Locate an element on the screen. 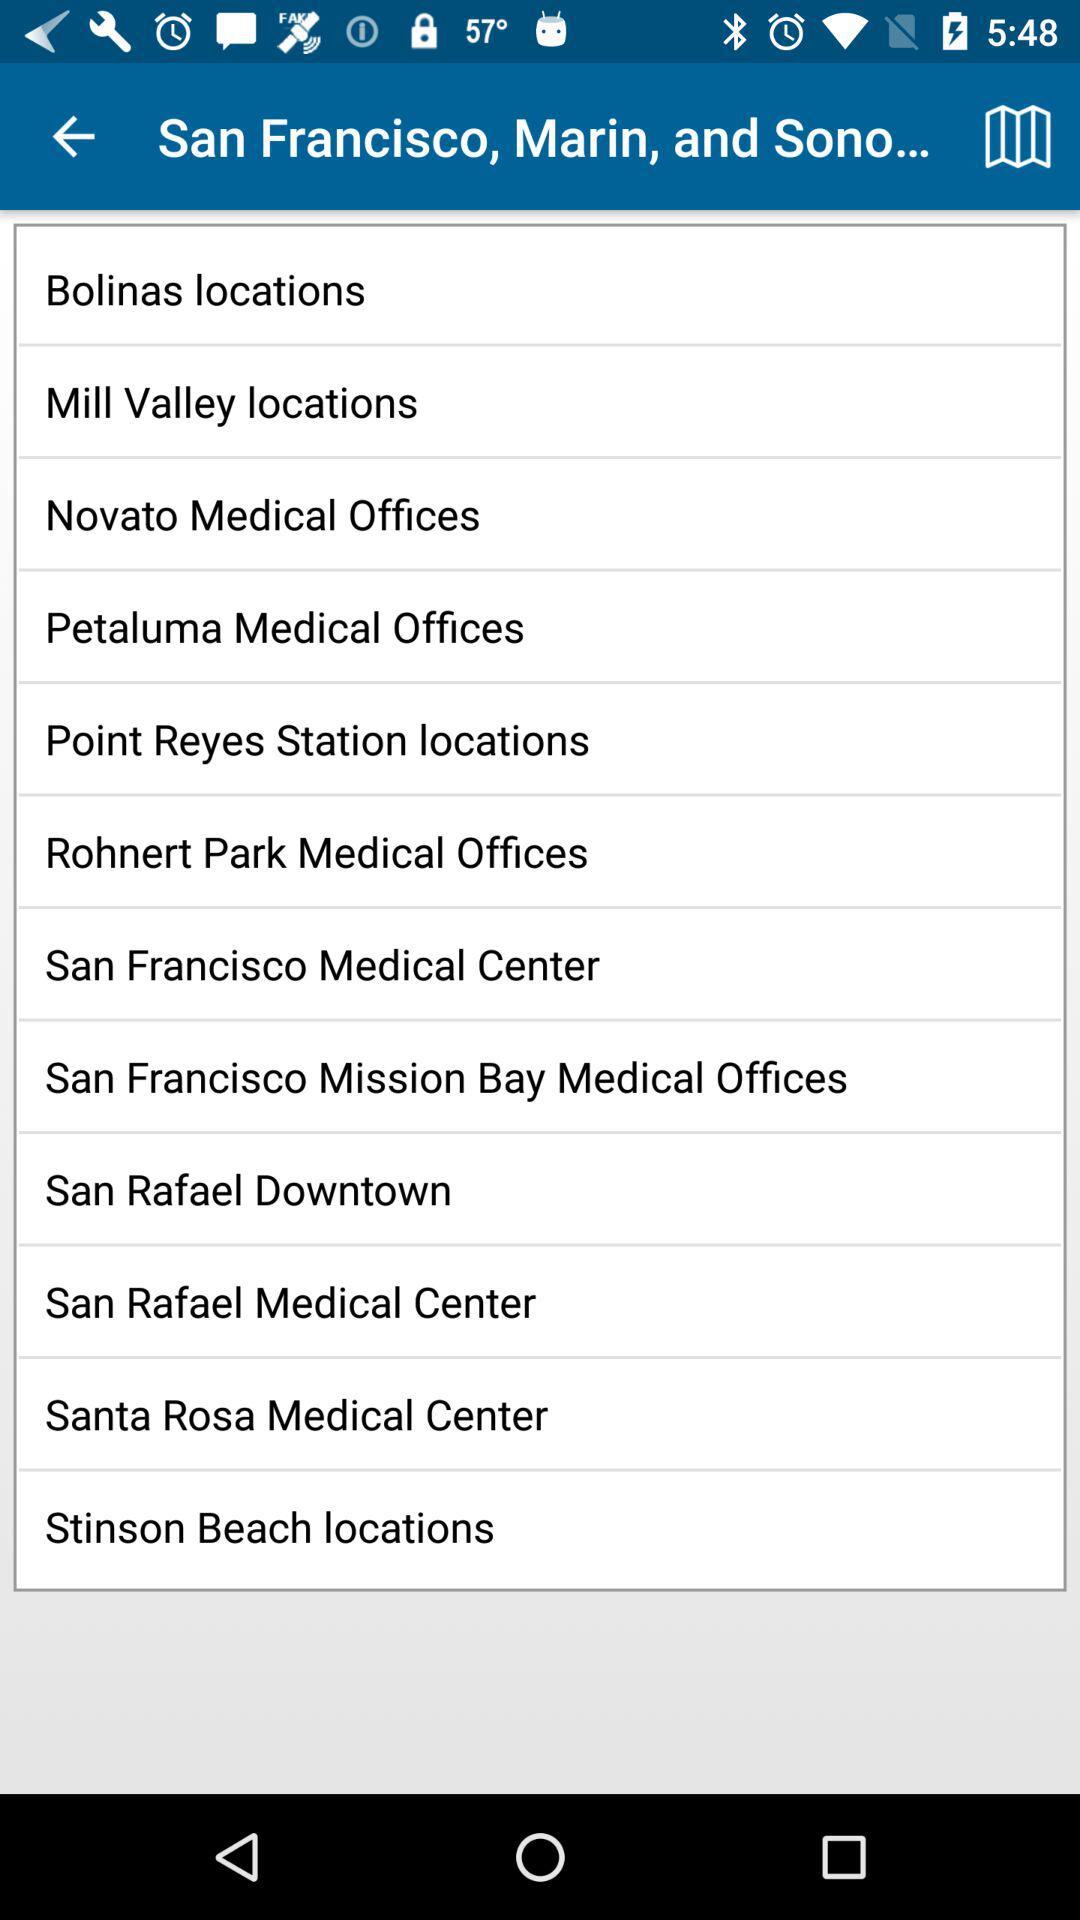 Image resolution: width=1080 pixels, height=1920 pixels. the novato medical offices item is located at coordinates (540, 513).